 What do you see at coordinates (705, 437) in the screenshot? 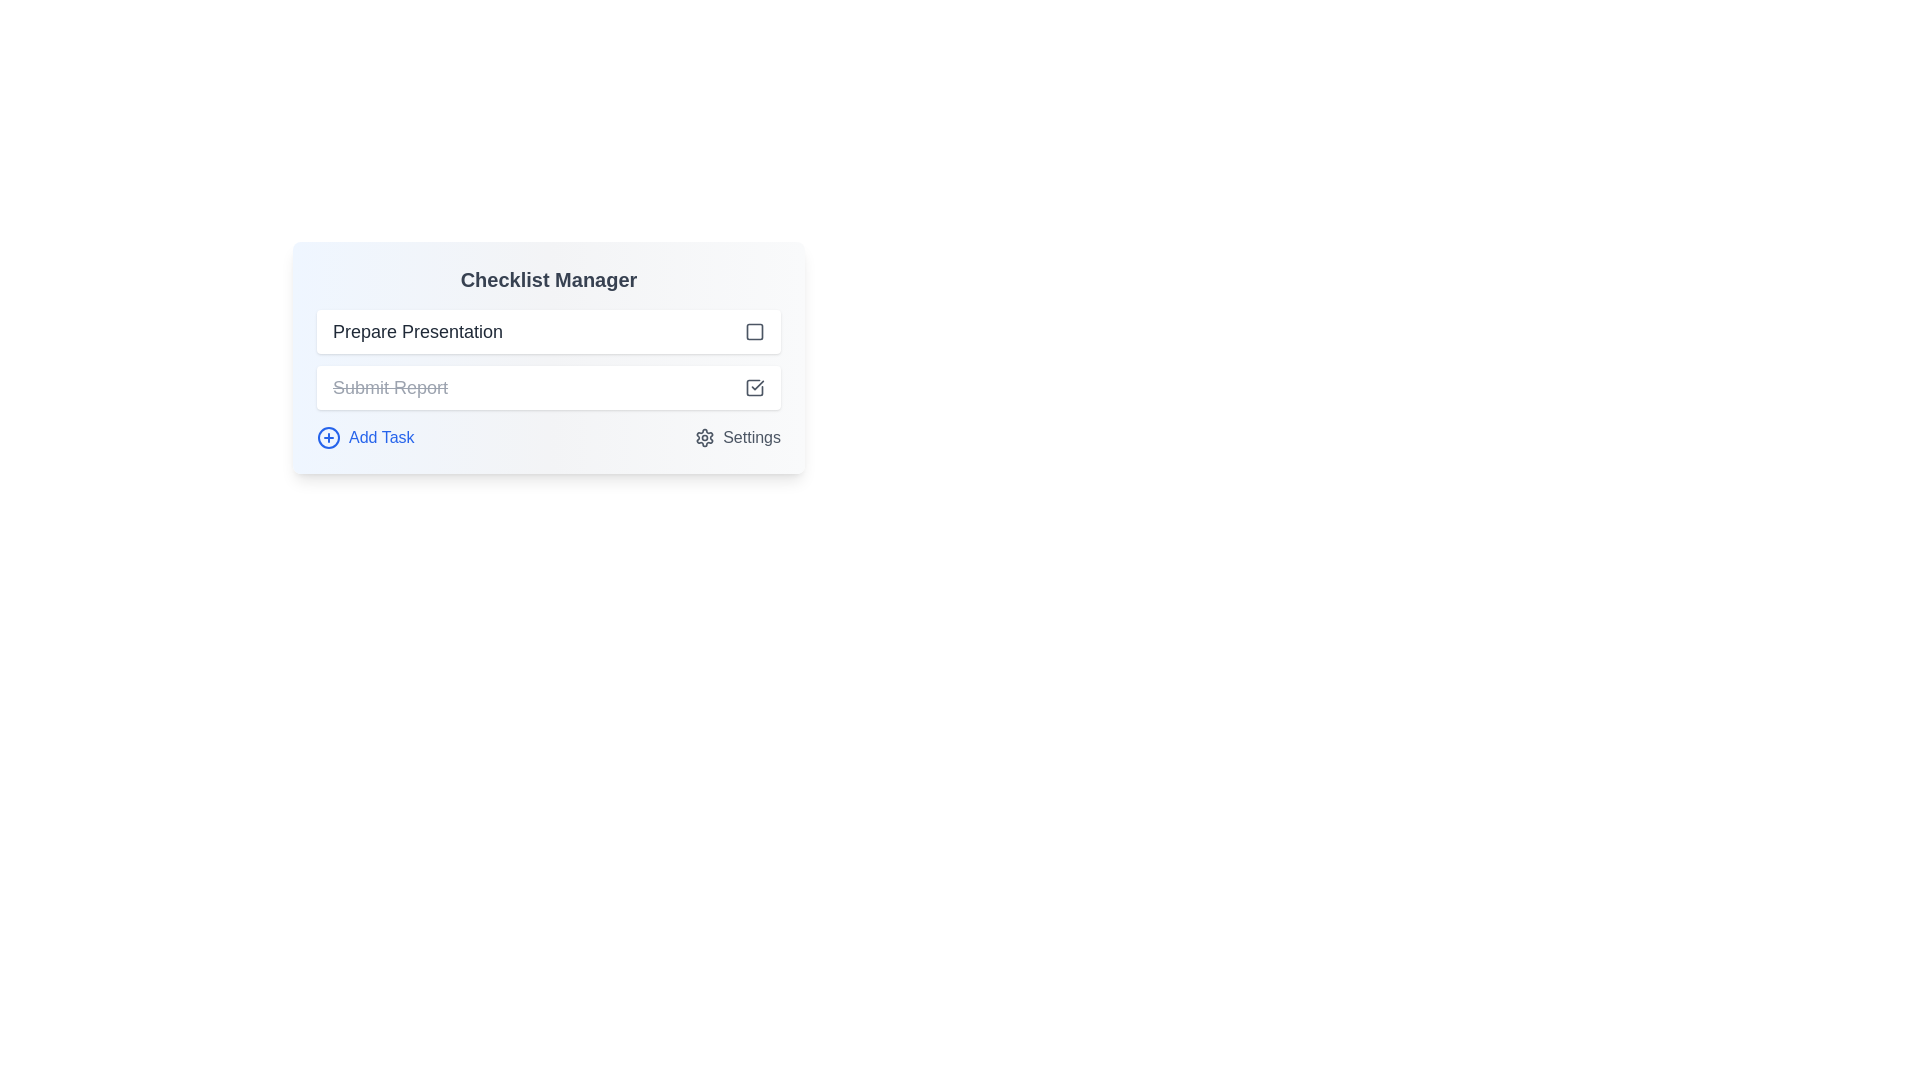
I see `the settings icon located to the left of the 'Settings' text label in the bottom-right corner of the checklist interface box` at bounding box center [705, 437].